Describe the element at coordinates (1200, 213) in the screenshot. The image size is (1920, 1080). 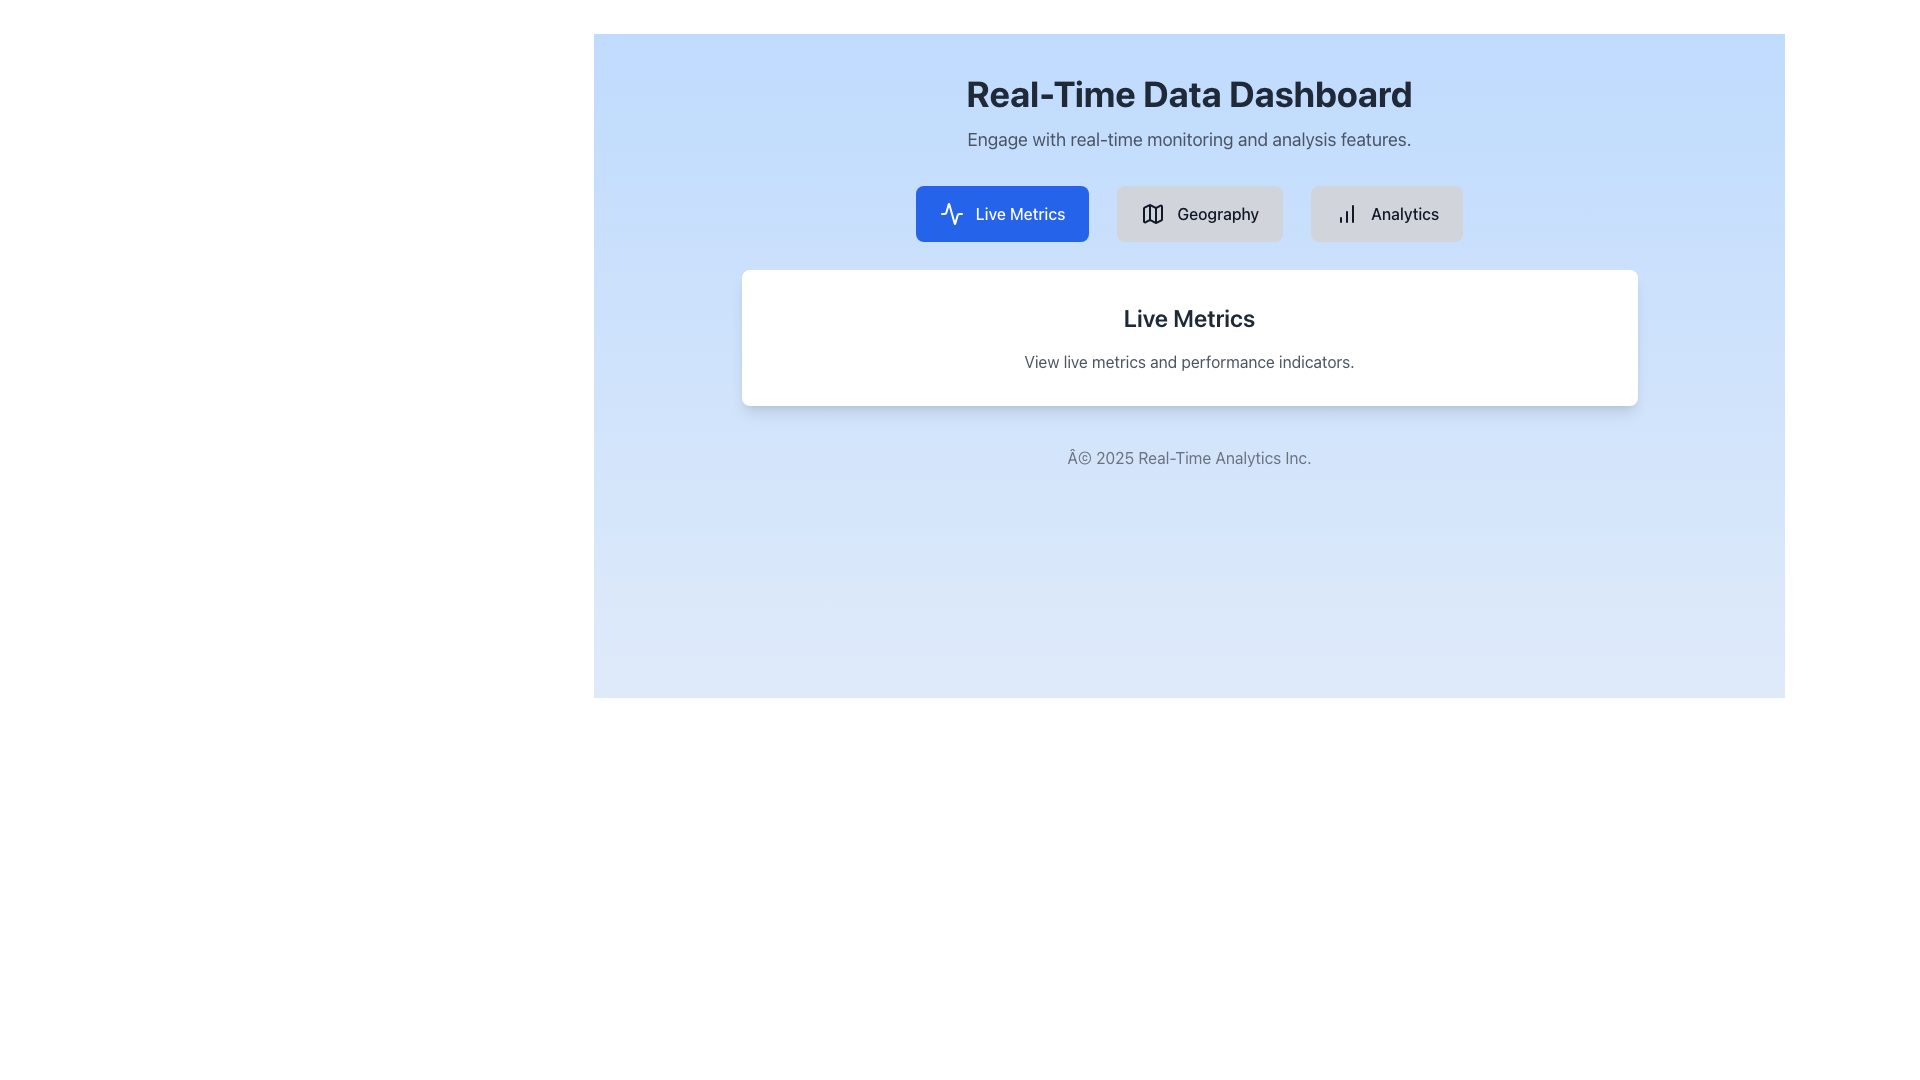
I see `the second button in the horizontal group of buttons below the heading 'Real-Time Data Dashboard' to trigger the hover effect` at that location.